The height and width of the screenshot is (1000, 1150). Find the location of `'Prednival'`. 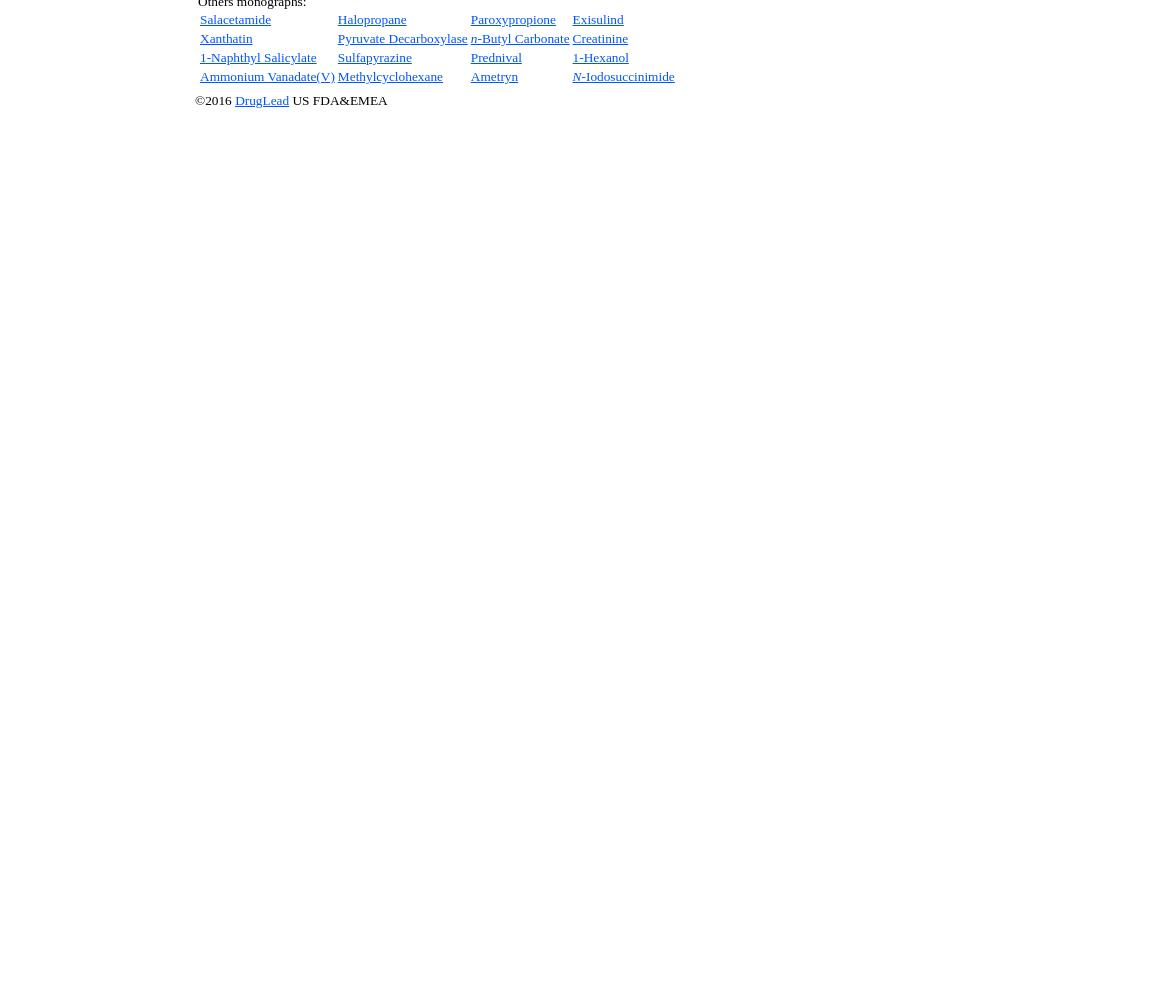

'Prednival' is located at coordinates (495, 57).